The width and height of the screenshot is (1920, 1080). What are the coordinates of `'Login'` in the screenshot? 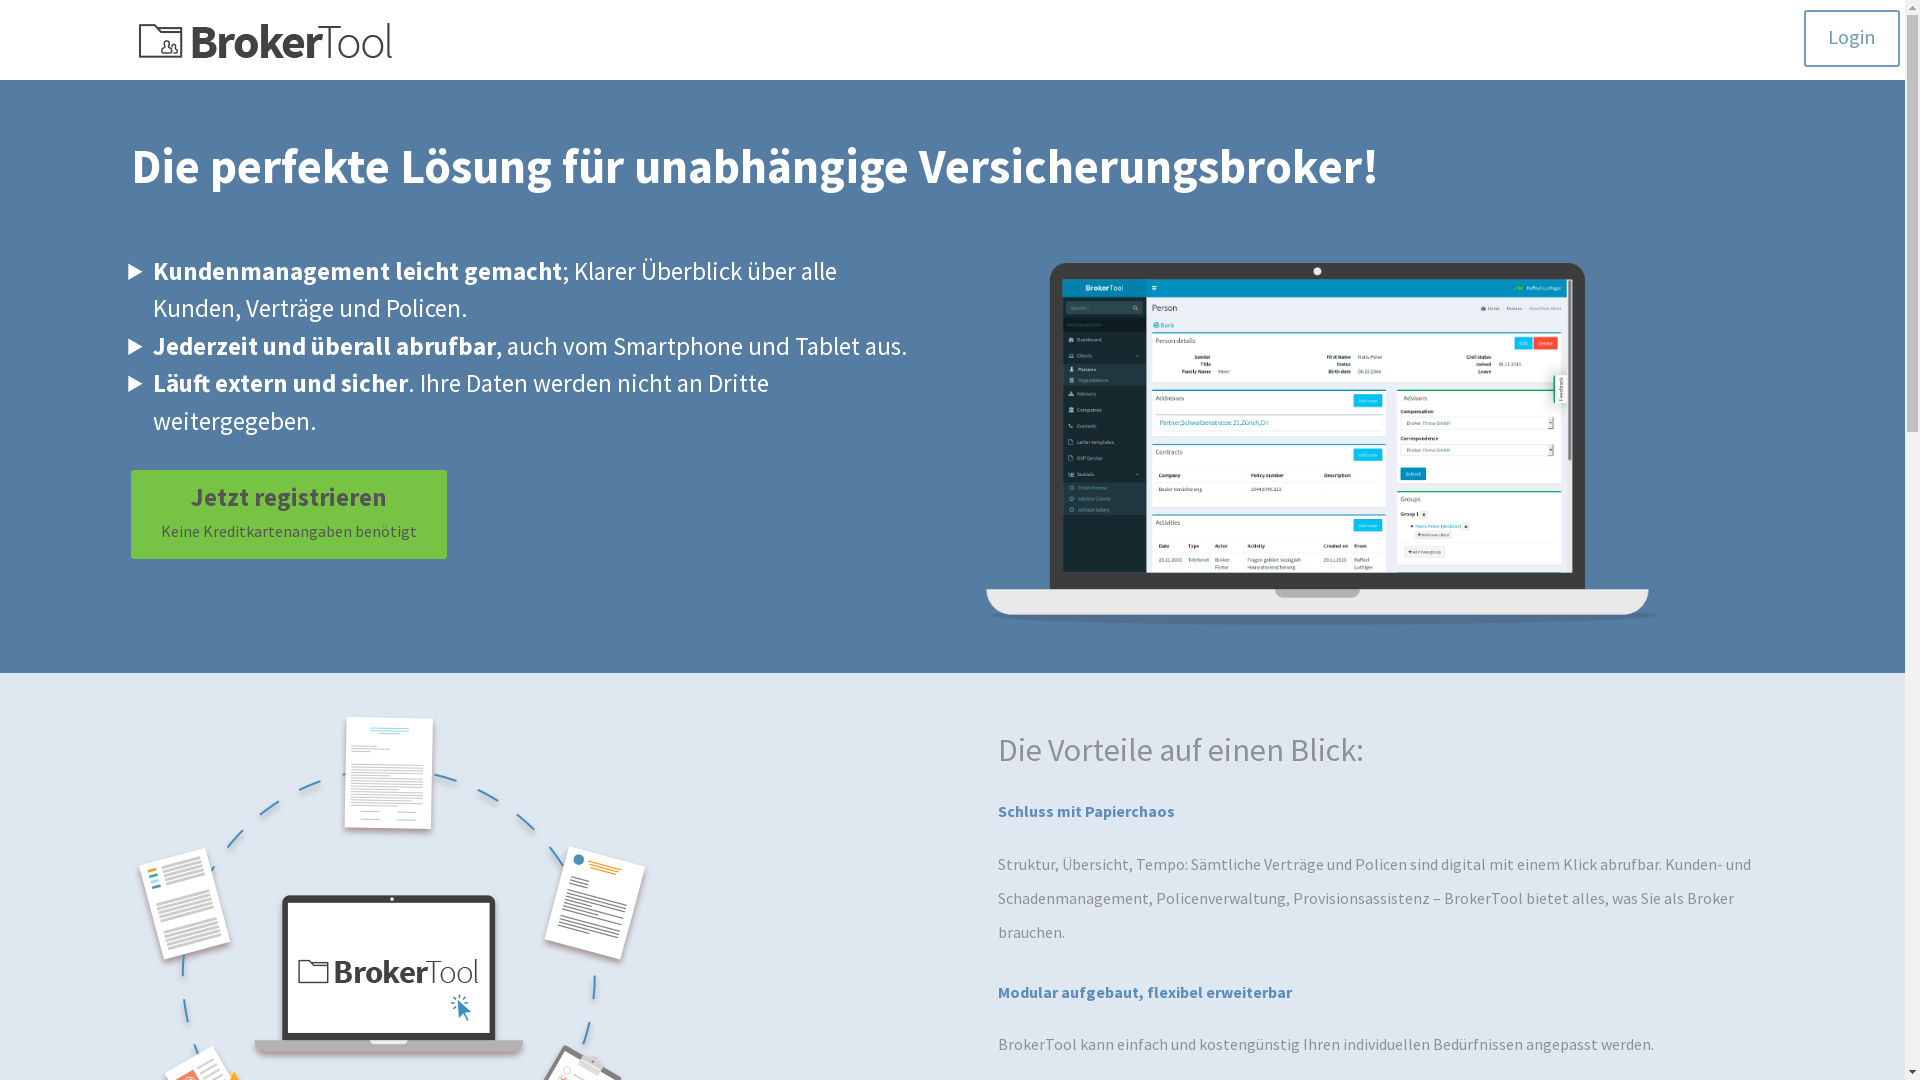 It's located at (1851, 38).